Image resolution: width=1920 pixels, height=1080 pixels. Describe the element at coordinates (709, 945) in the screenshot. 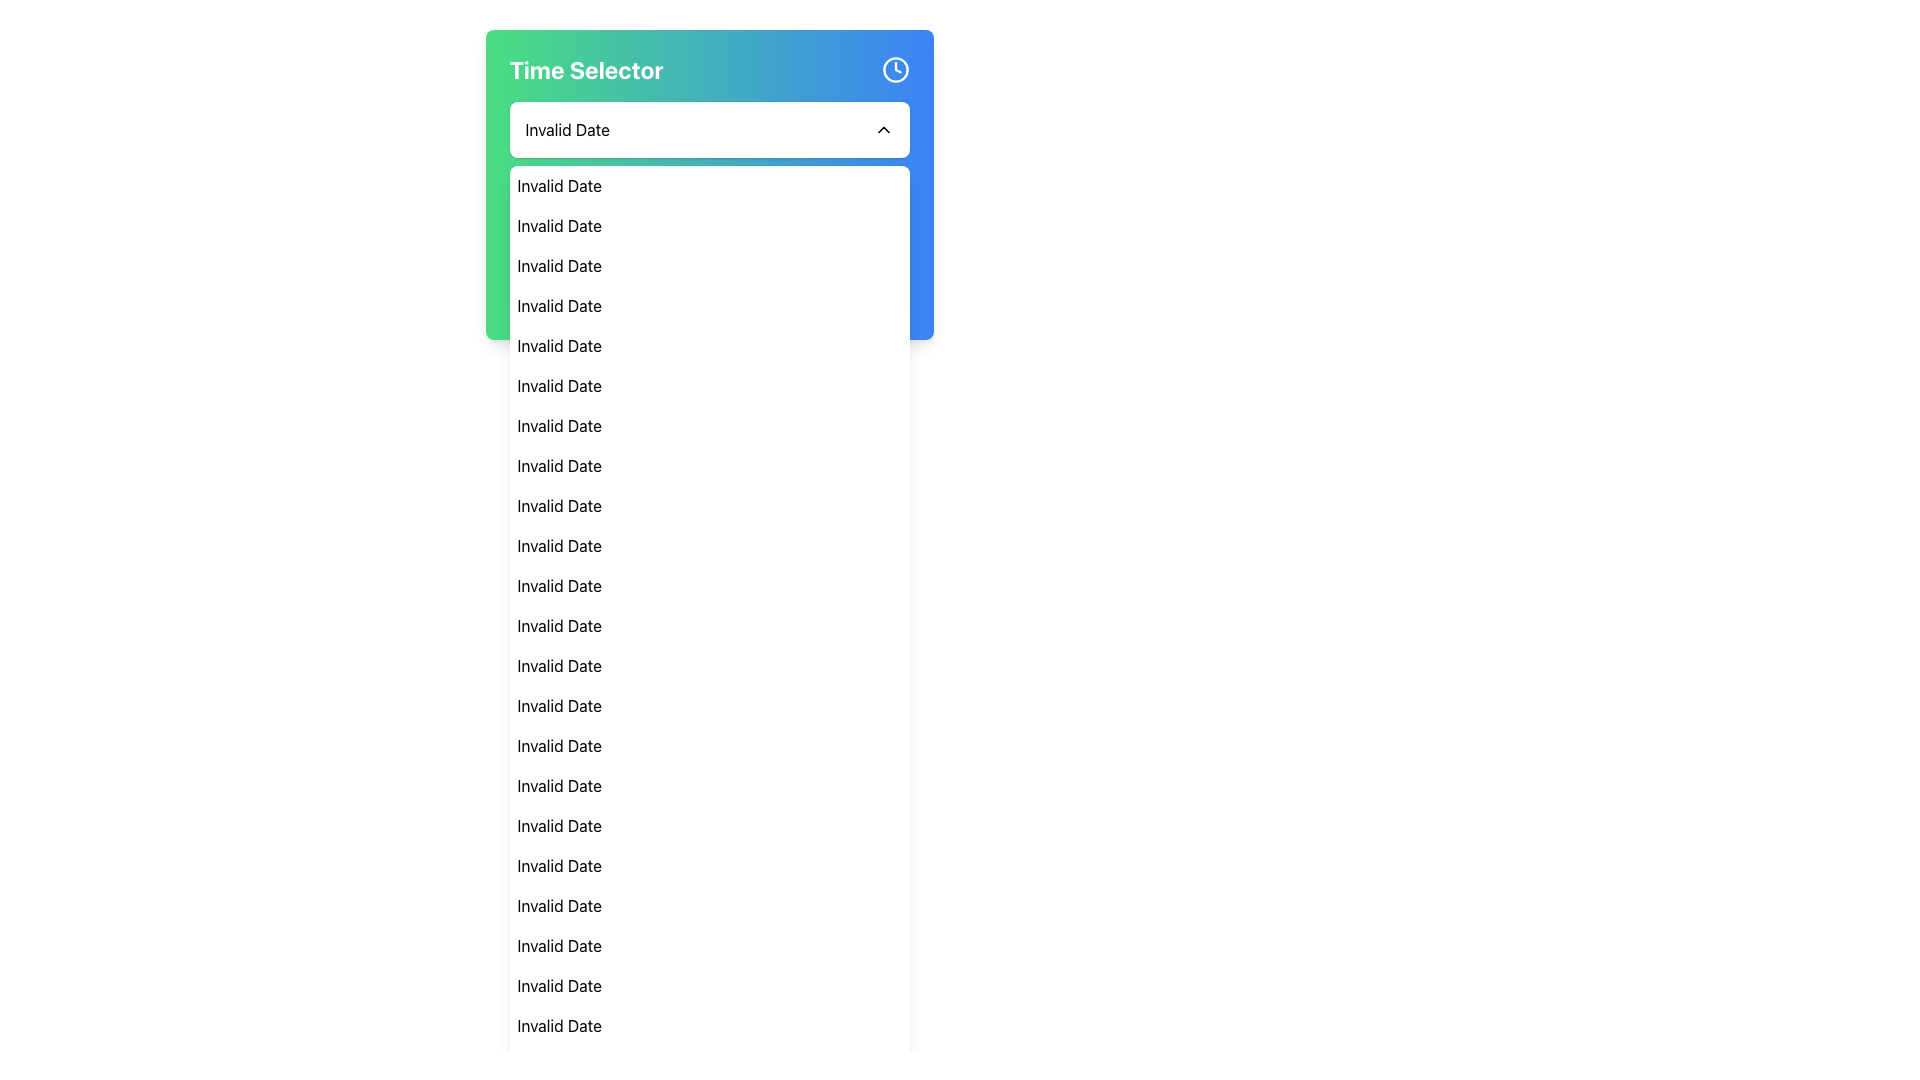

I see `the 'Invalid Date' dropdown menu item, which is the 21st item in a vertical list` at that location.